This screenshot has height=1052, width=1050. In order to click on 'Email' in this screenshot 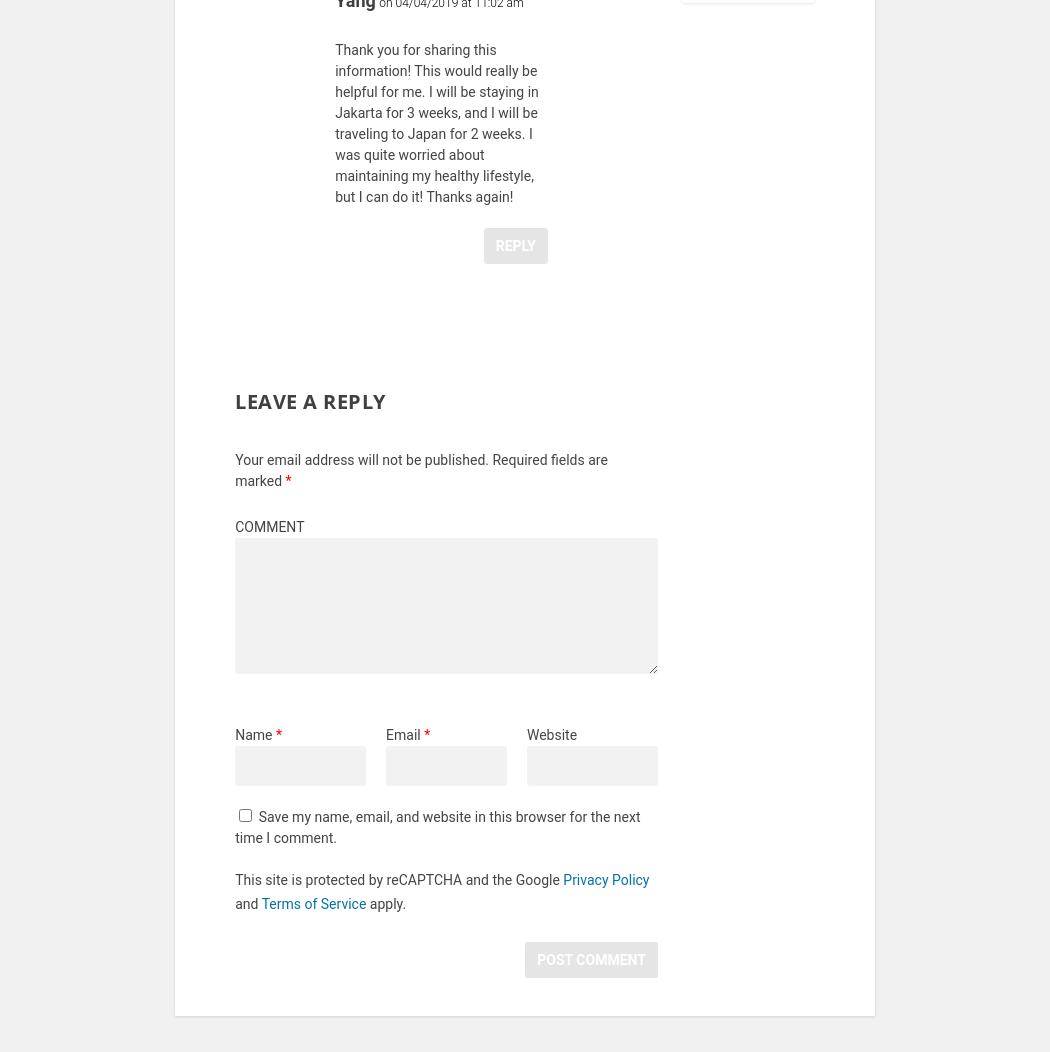, I will do `click(404, 746)`.